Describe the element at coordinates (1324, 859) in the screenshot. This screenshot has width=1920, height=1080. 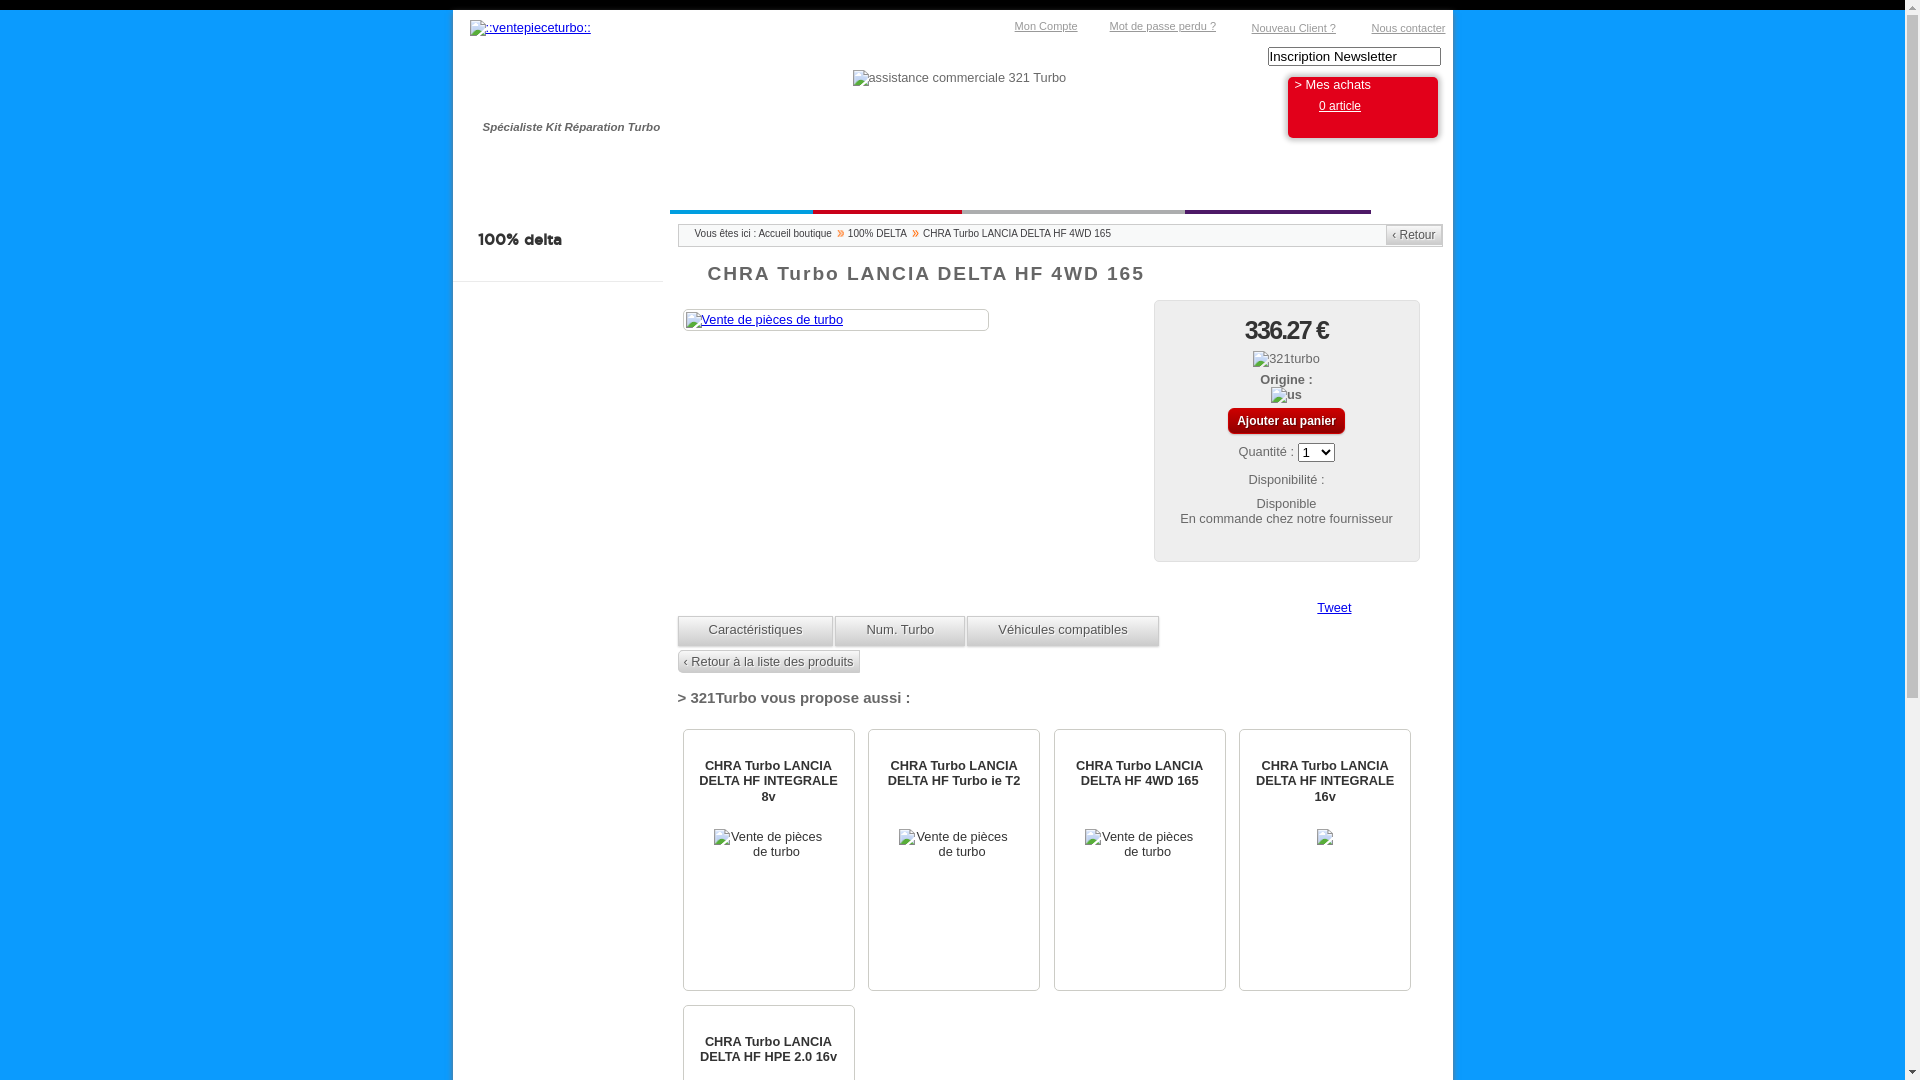
I see `'CHRA Turbo LANCIA DELTA HF INTEGRALE 16v'` at that location.